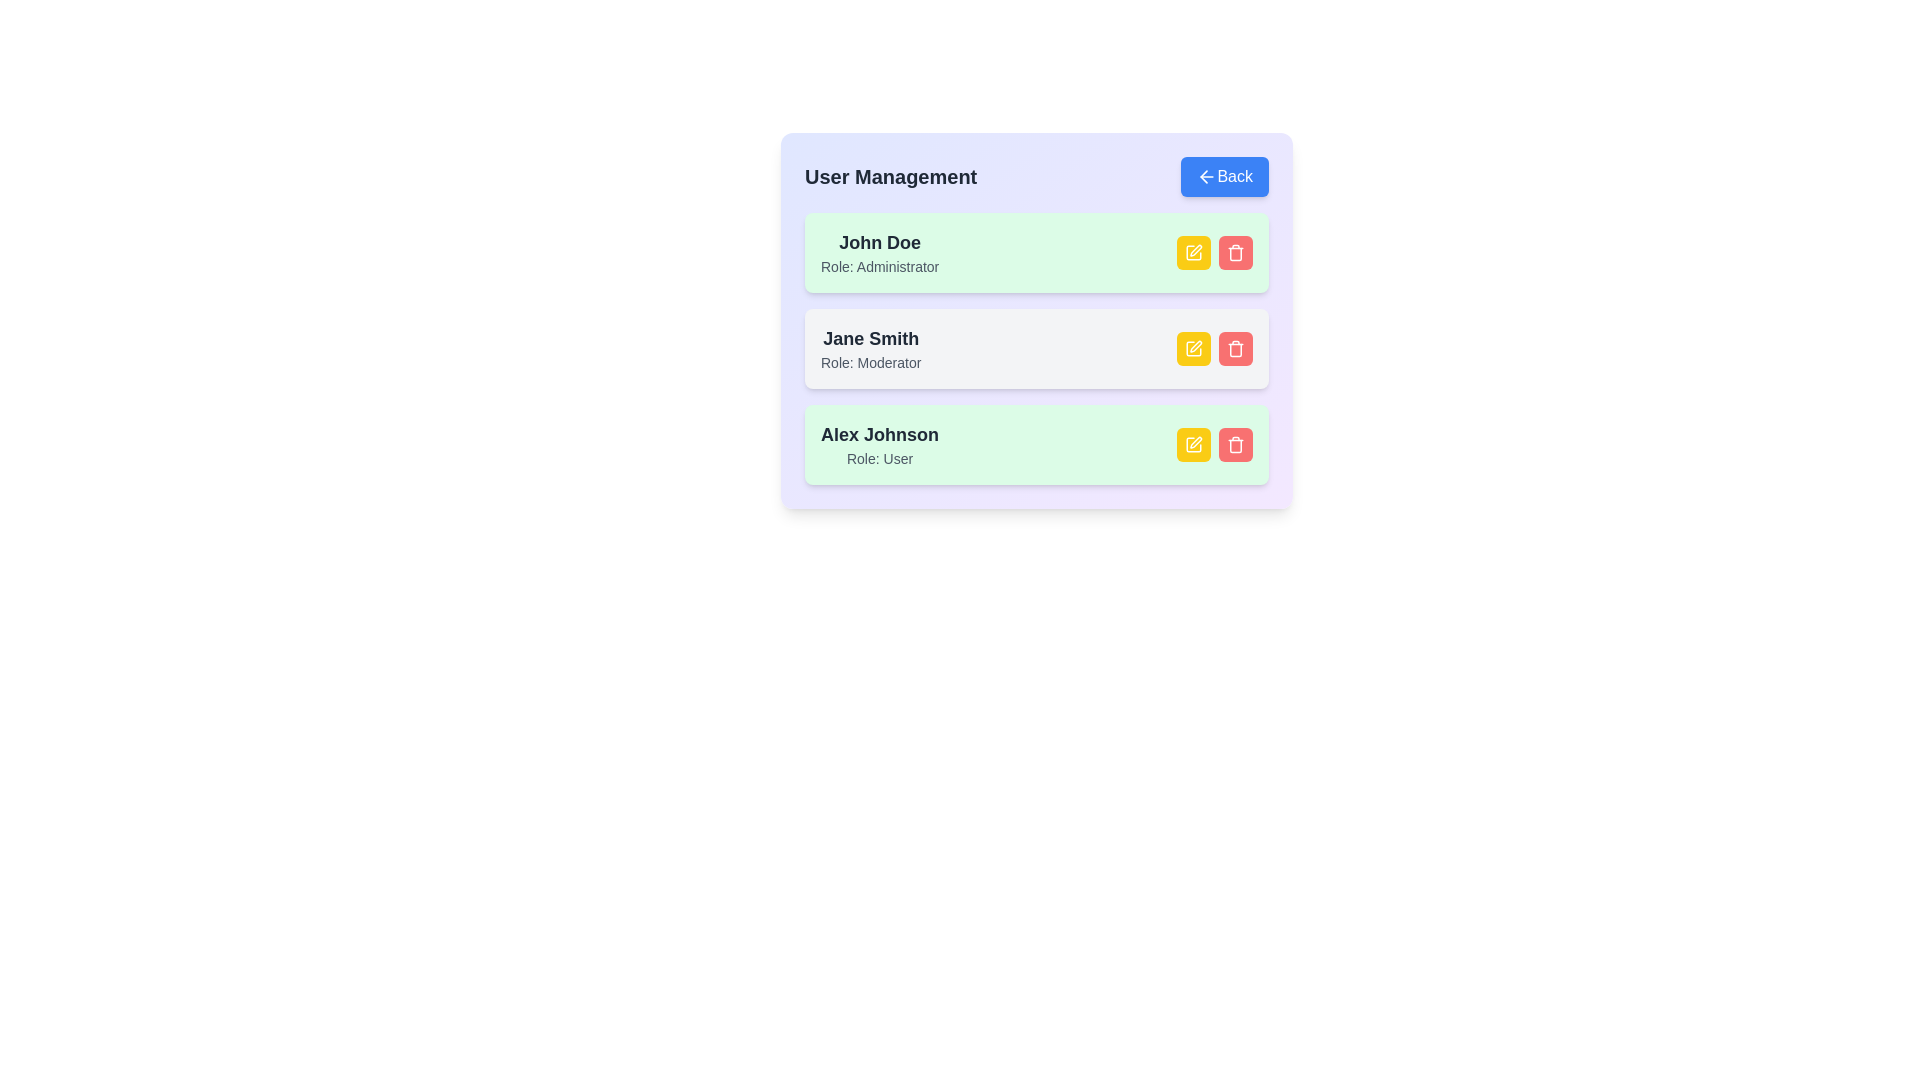 This screenshot has height=1080, width=1920. Describe the element at coordinates (1235, 443) in the screenshot. I see `delete button for the user Alex Johnson` at that location.